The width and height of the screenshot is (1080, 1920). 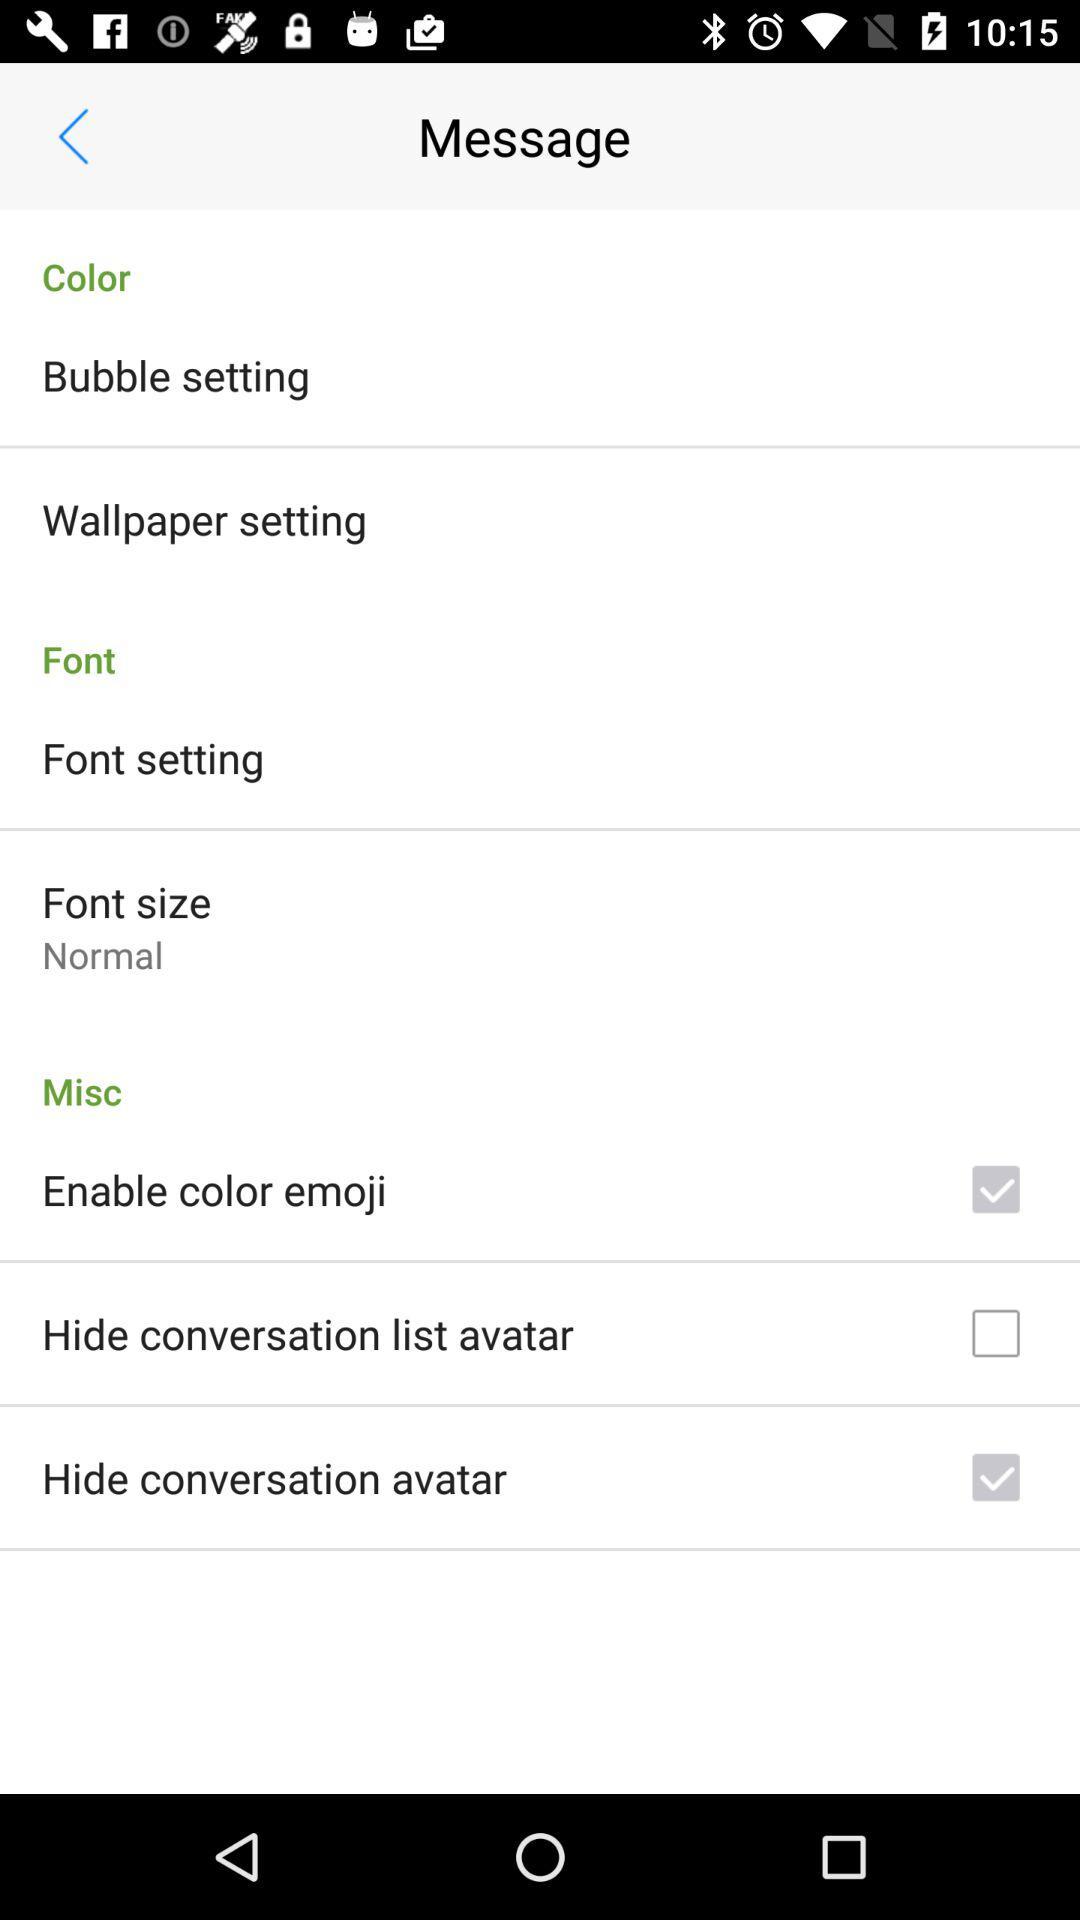 I want to click on item above color, so click(x=72, y=135).